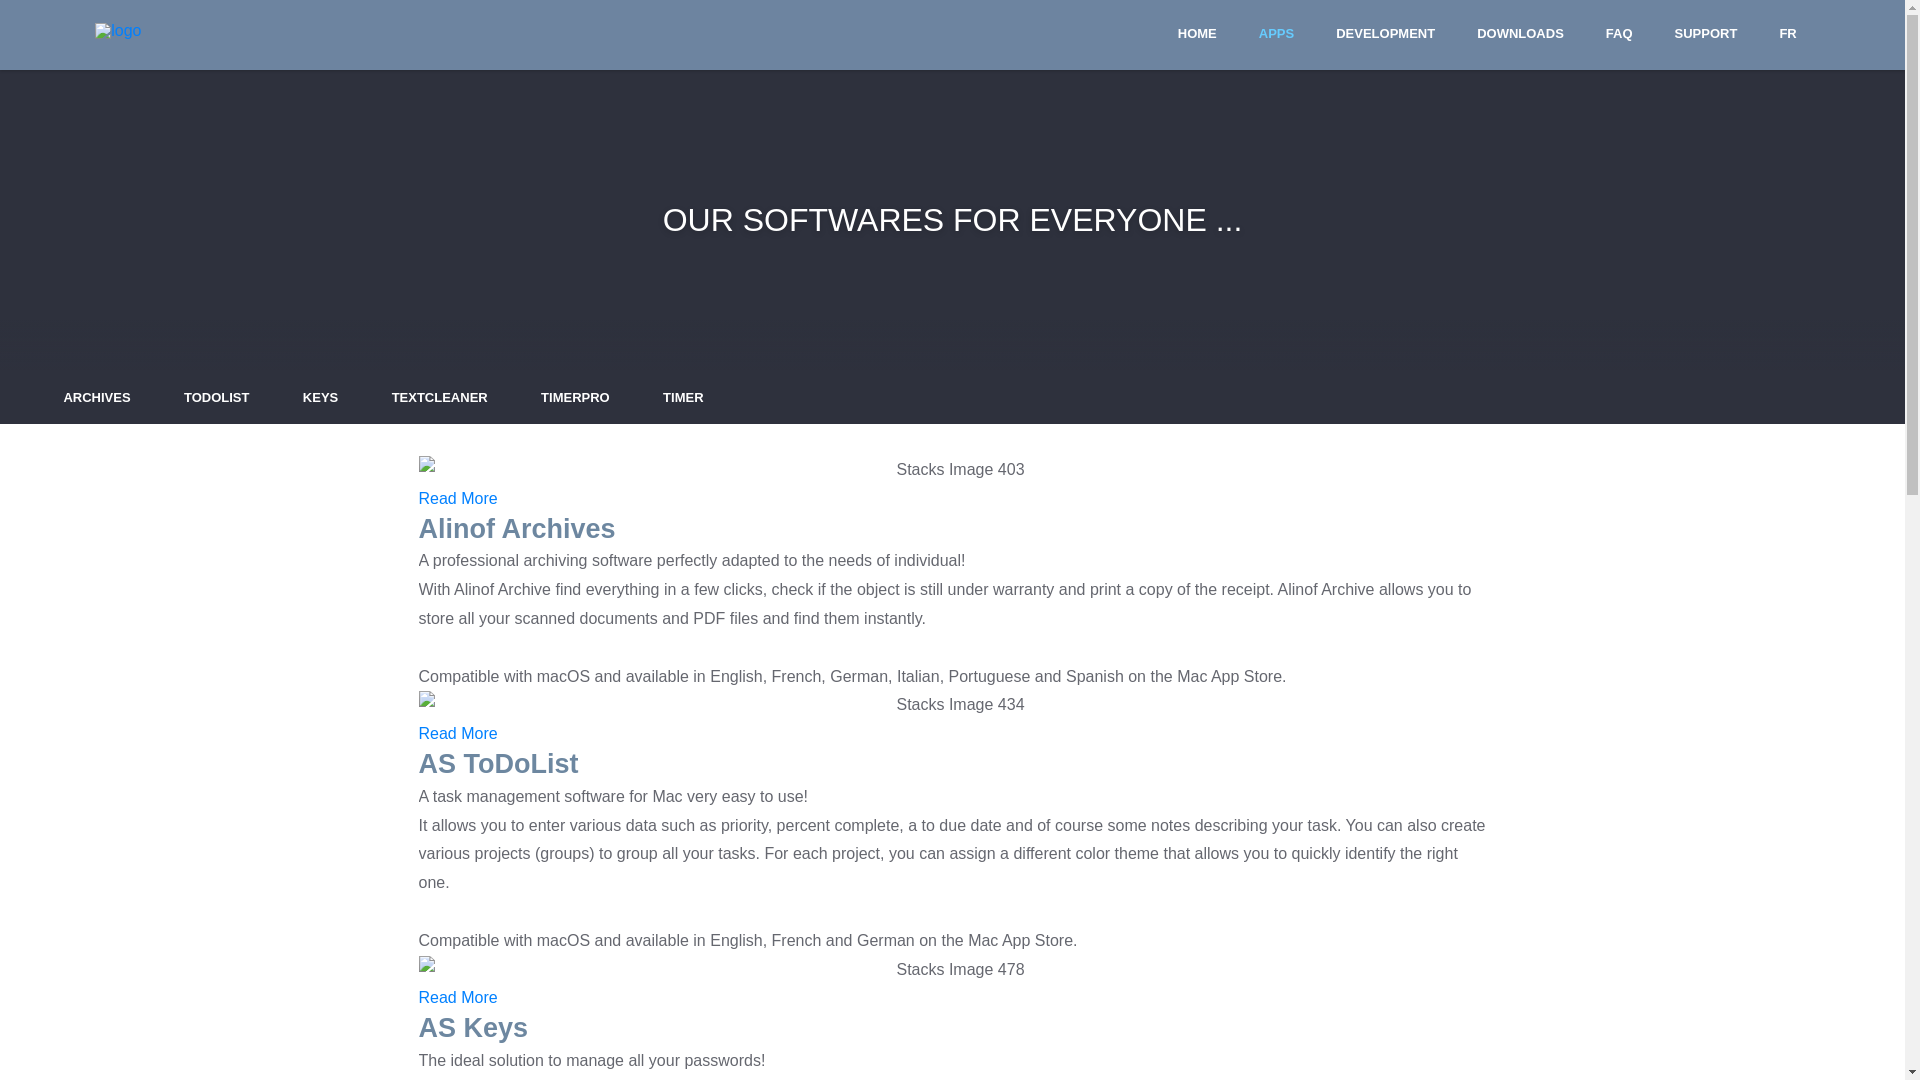  Describe the element at coordinates (1520, 33) in the screenshot. I see `'DOWNLOADS'` at that location.